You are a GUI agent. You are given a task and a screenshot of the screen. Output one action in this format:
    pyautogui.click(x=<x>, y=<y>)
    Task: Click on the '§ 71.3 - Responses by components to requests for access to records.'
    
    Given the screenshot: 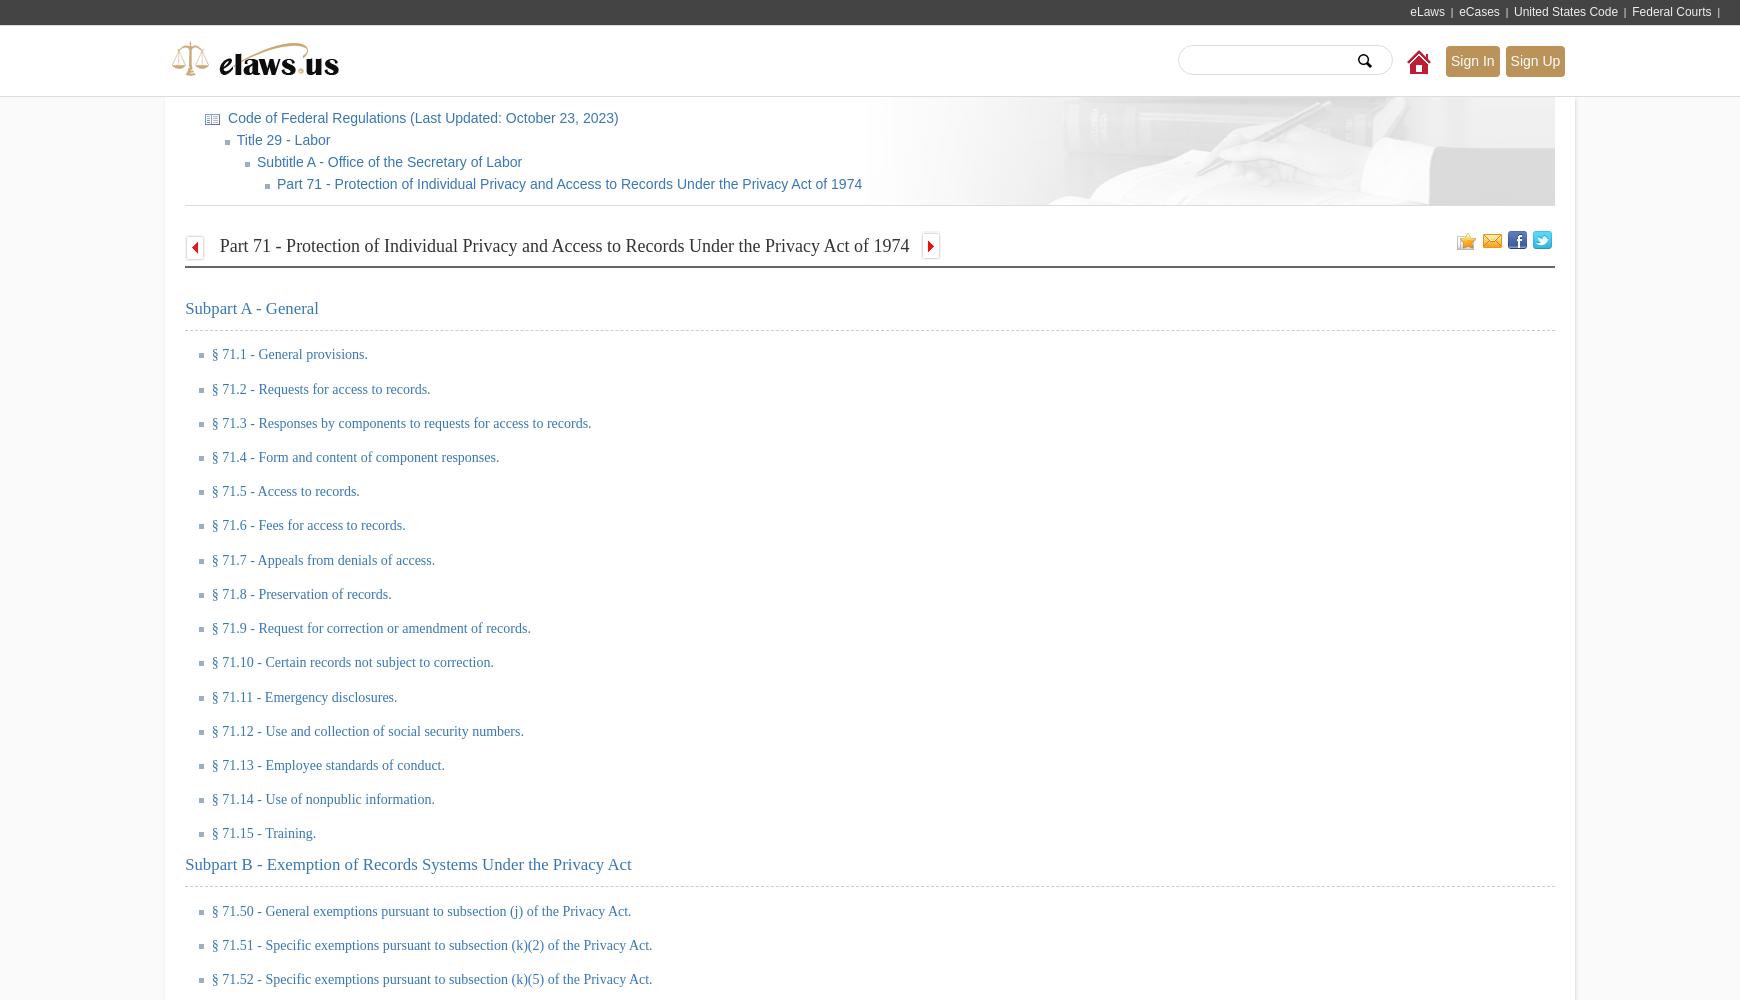 What is the action you would take?
    pyautogui.click(x=401, y=422)
    